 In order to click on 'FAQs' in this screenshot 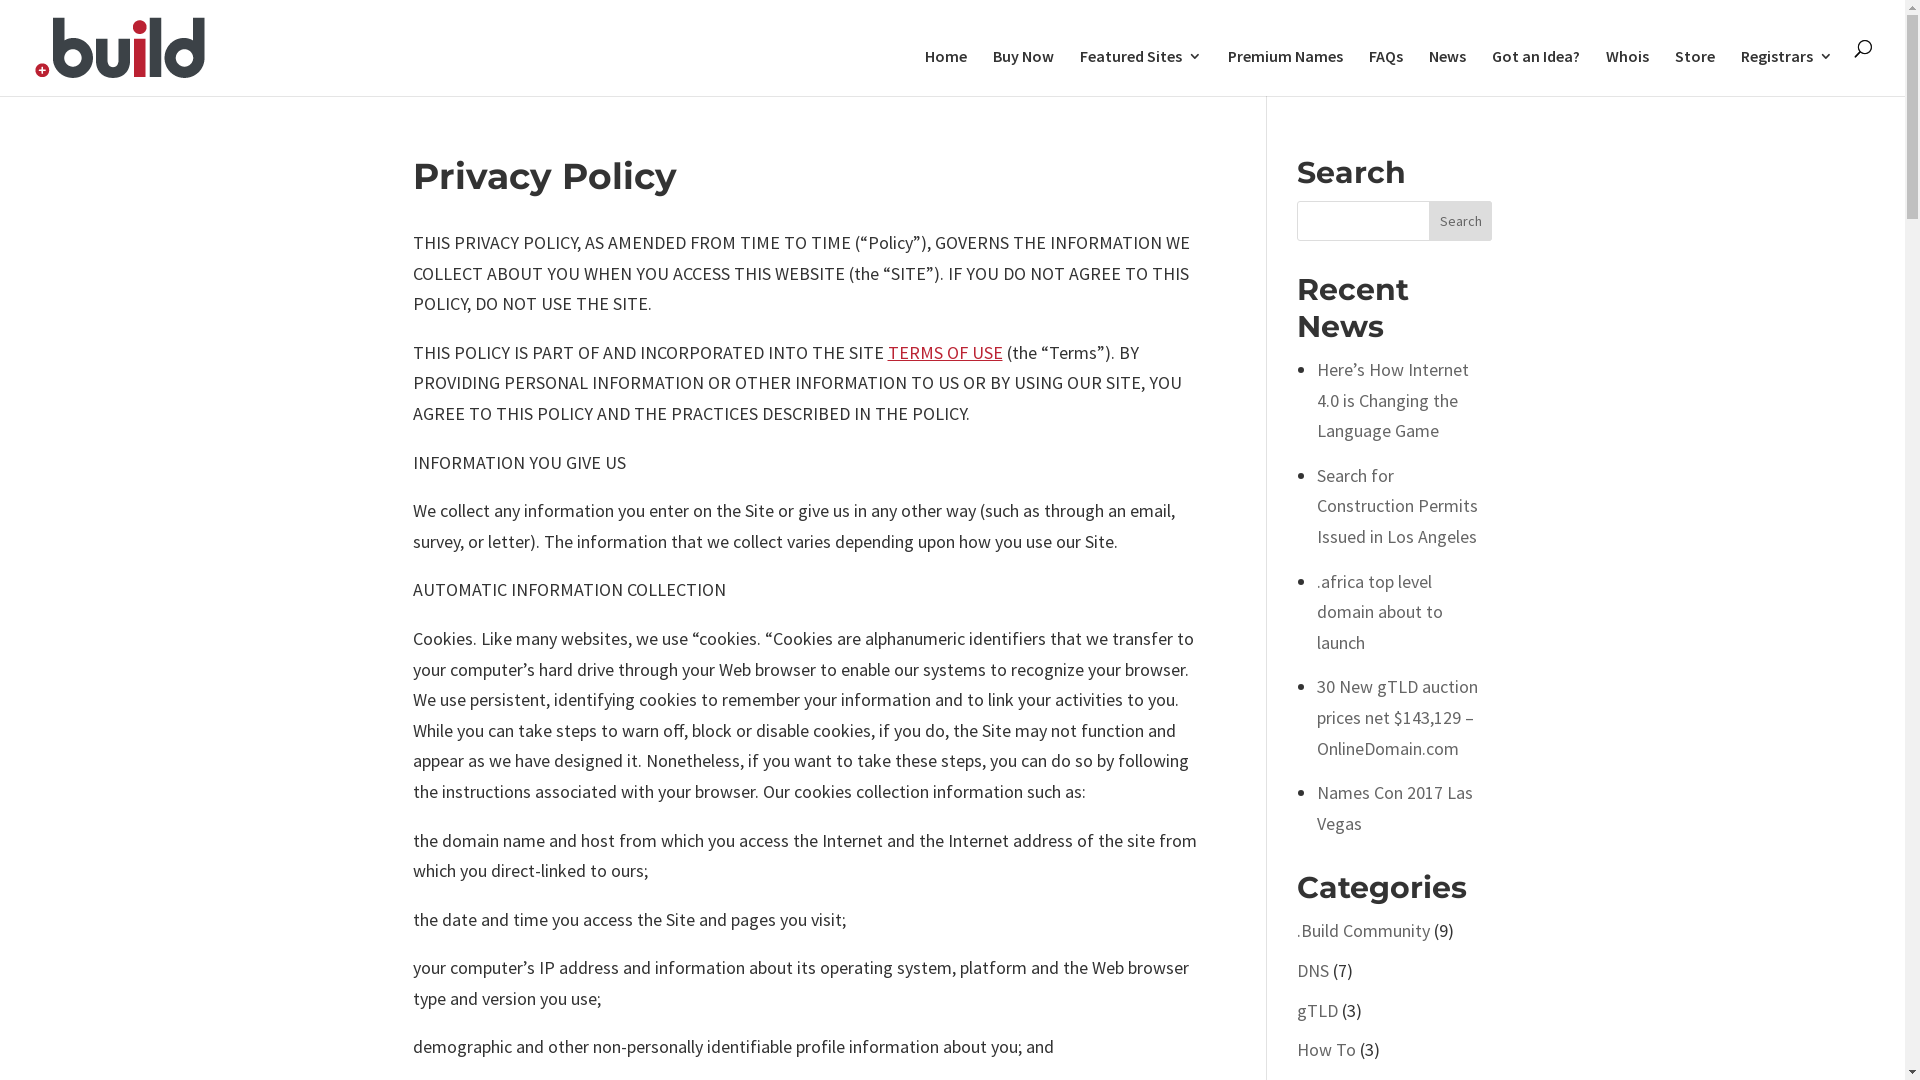, I will do `click(1385, 71)`.